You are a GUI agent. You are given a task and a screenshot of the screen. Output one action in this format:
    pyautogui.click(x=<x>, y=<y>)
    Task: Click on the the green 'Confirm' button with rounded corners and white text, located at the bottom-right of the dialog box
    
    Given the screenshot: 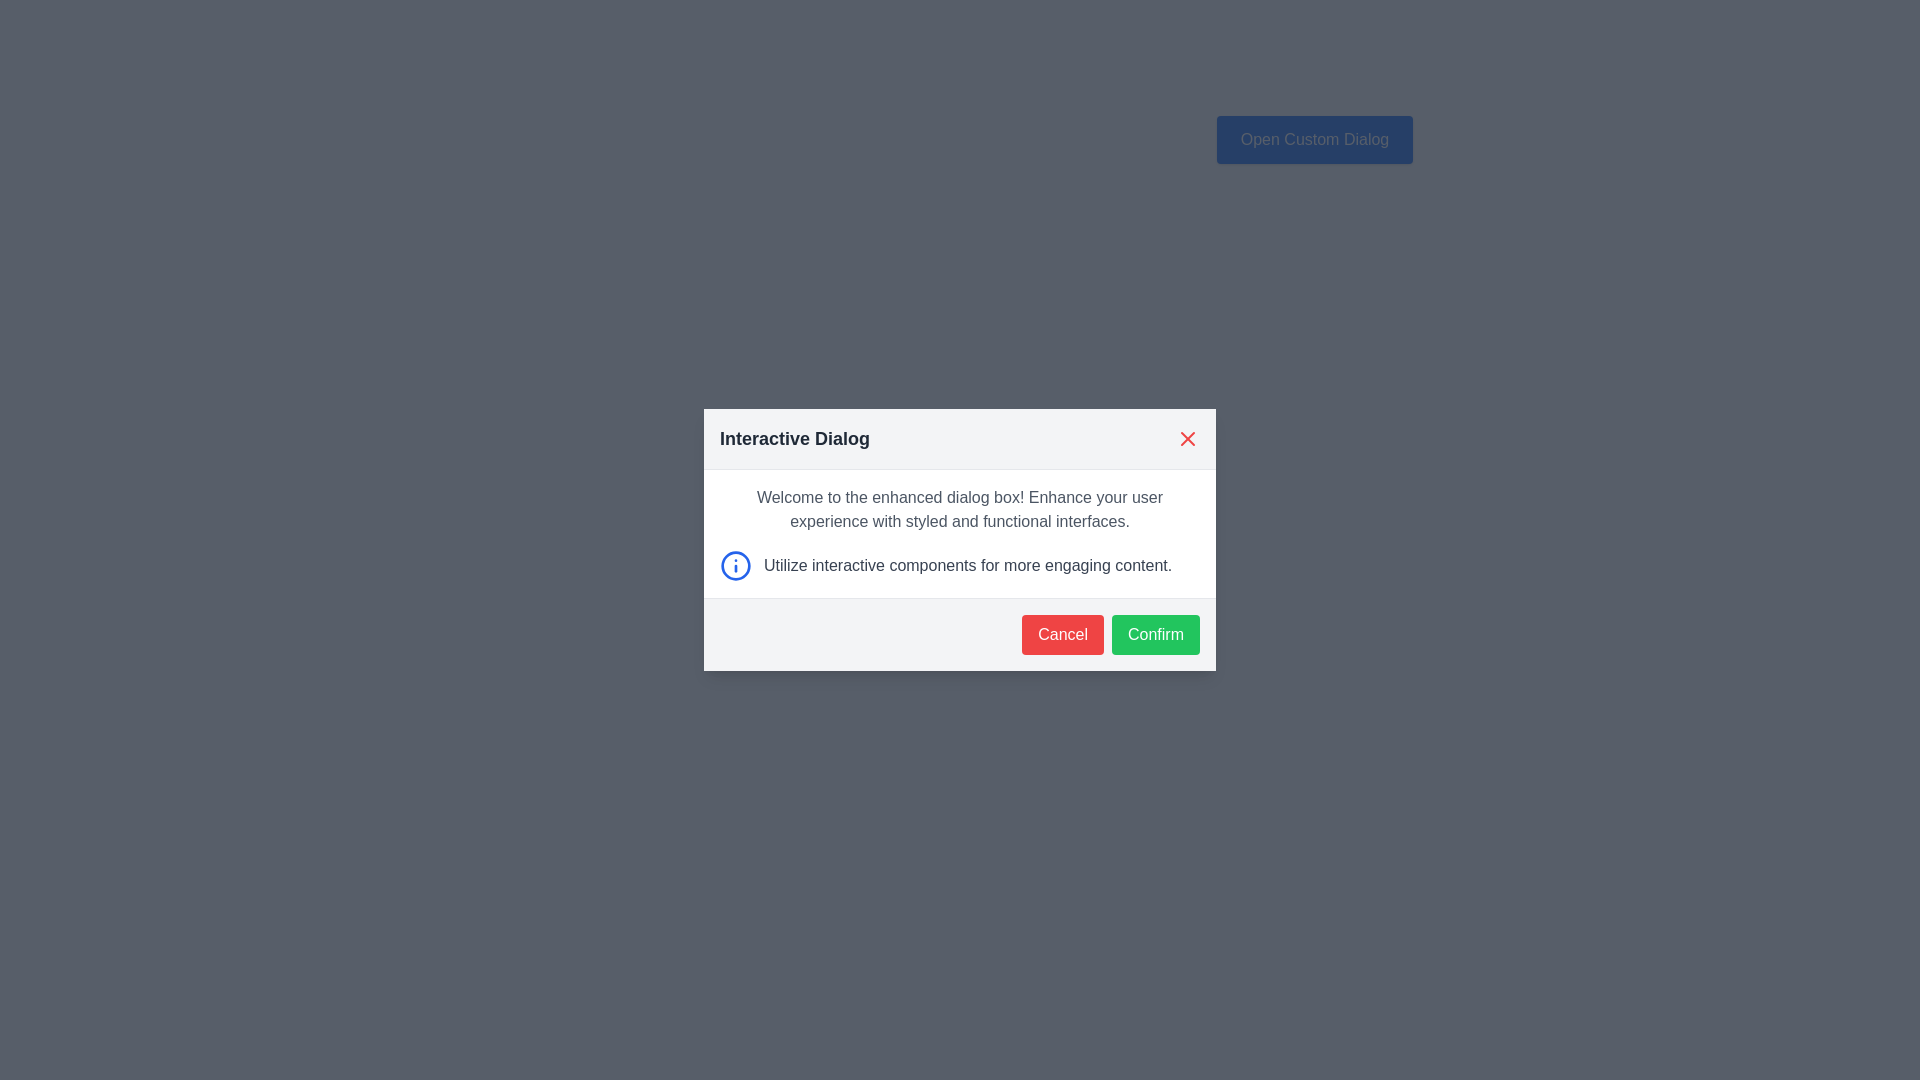 What is the action you would take?
    pyautogui.click(x=1156, y=635)
    